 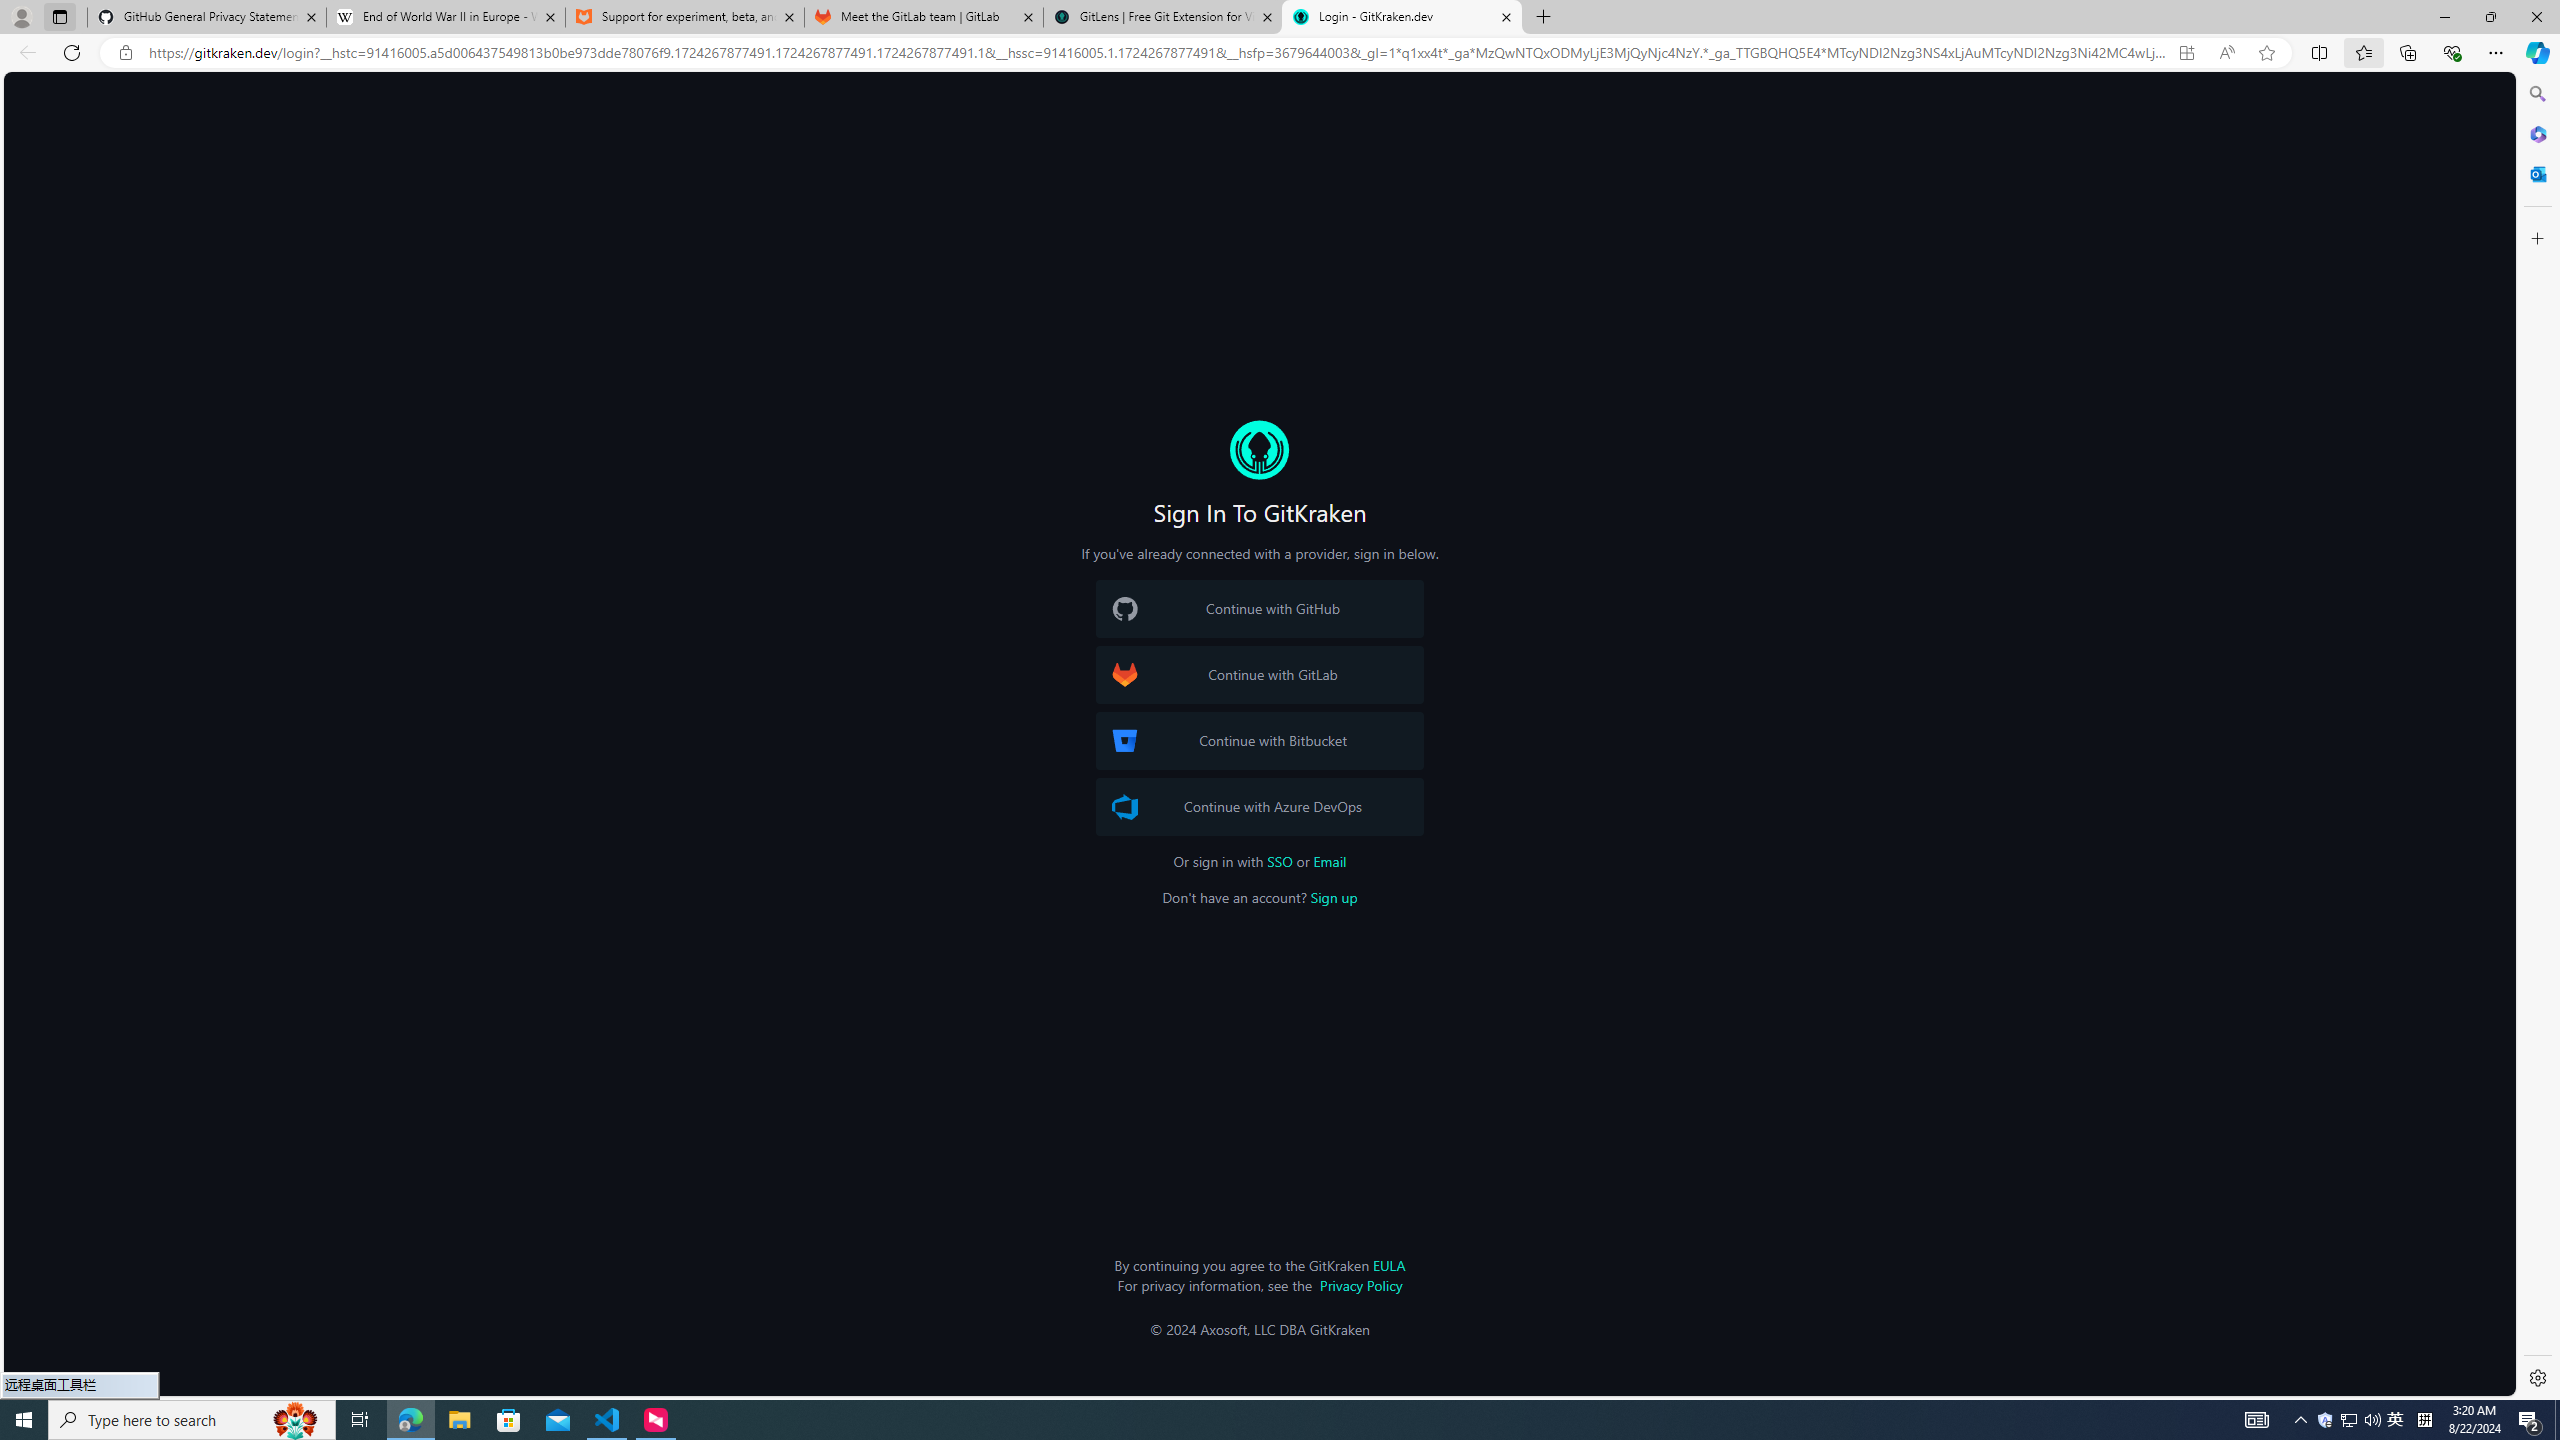 What do you see at coordinates (1161, 16) in the screenshot?
I see `'GitLens | Free Git Extension for Visual Studio Code'` at bounding box center [1161, 16].